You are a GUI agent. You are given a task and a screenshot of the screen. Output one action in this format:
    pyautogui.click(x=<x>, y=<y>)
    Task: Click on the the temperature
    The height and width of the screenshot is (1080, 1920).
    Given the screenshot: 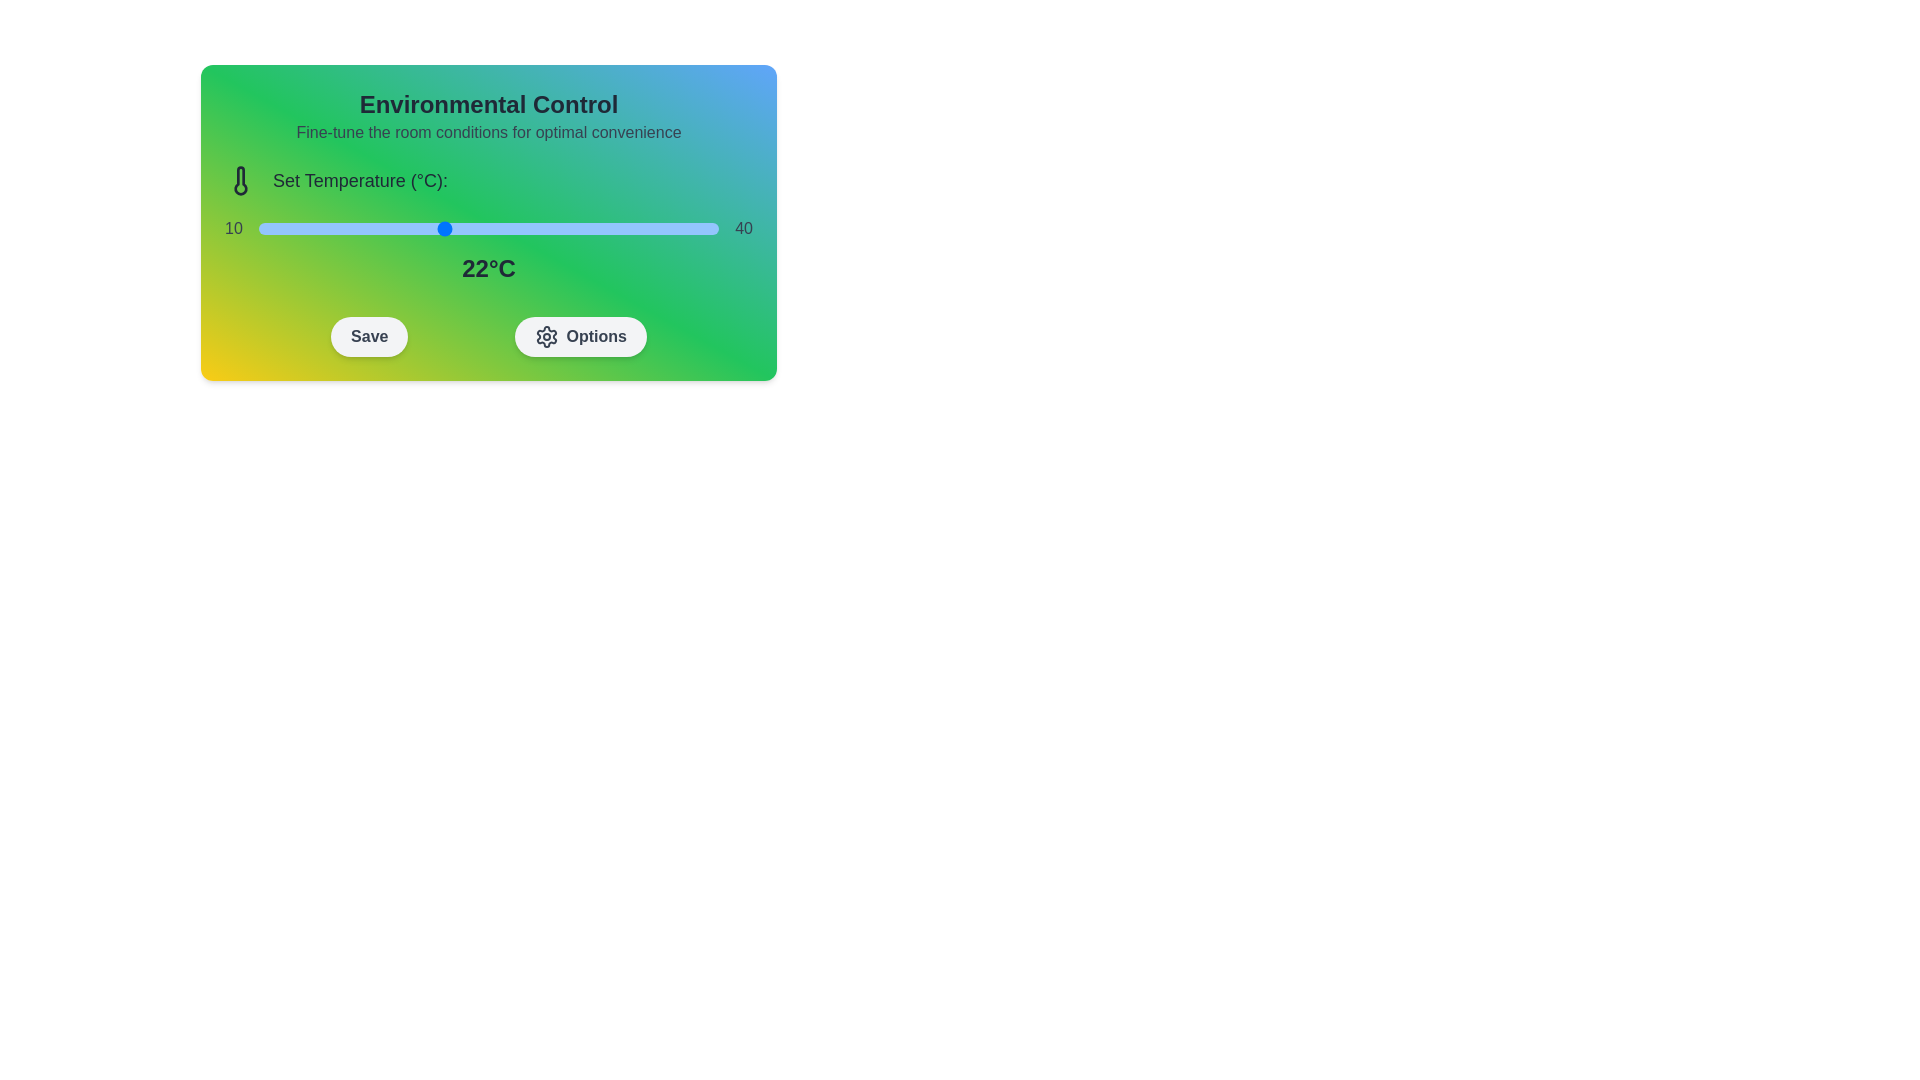 What is the action you would take?
    pyautogui.click(x=320, y=227)
    